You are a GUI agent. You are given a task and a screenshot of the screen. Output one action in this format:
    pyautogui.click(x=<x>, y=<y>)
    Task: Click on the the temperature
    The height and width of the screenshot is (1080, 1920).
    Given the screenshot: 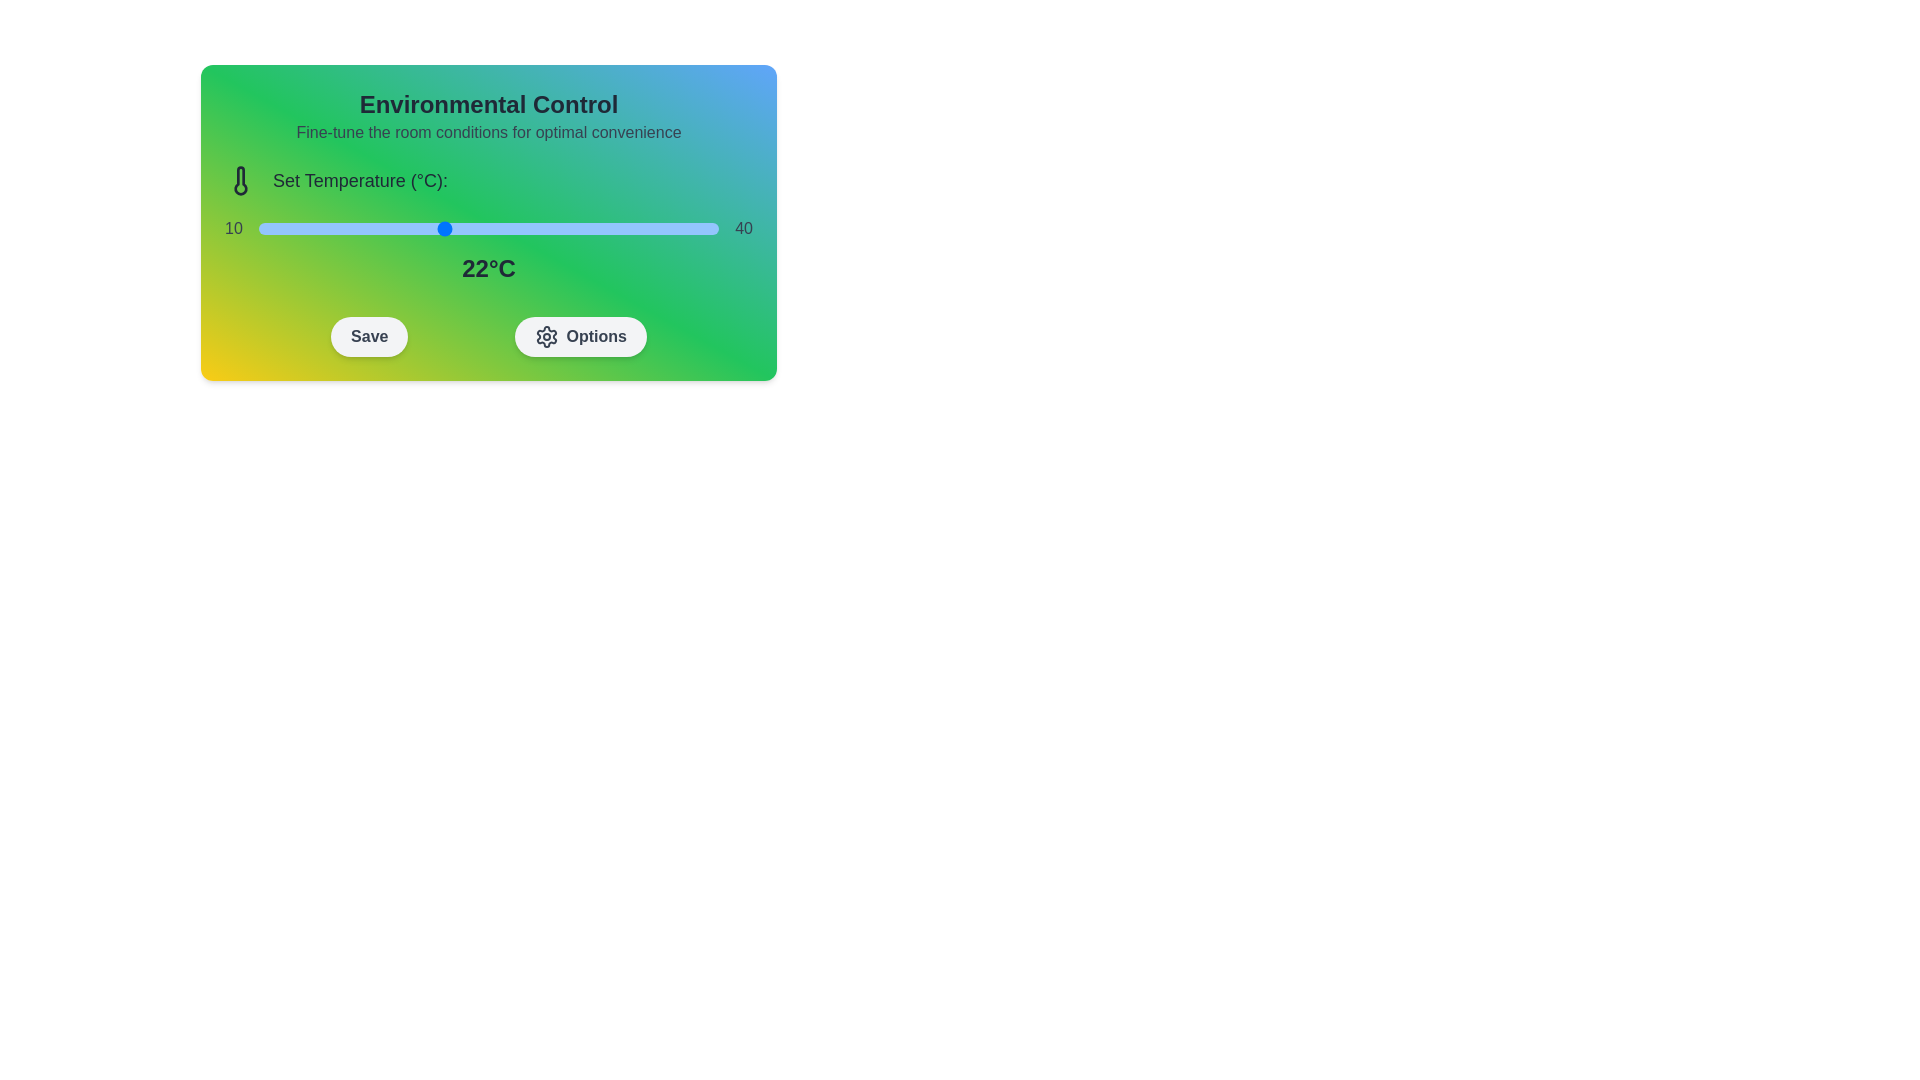 What is the action you would take?
    pyautogui.click(x=320, y=227)
    